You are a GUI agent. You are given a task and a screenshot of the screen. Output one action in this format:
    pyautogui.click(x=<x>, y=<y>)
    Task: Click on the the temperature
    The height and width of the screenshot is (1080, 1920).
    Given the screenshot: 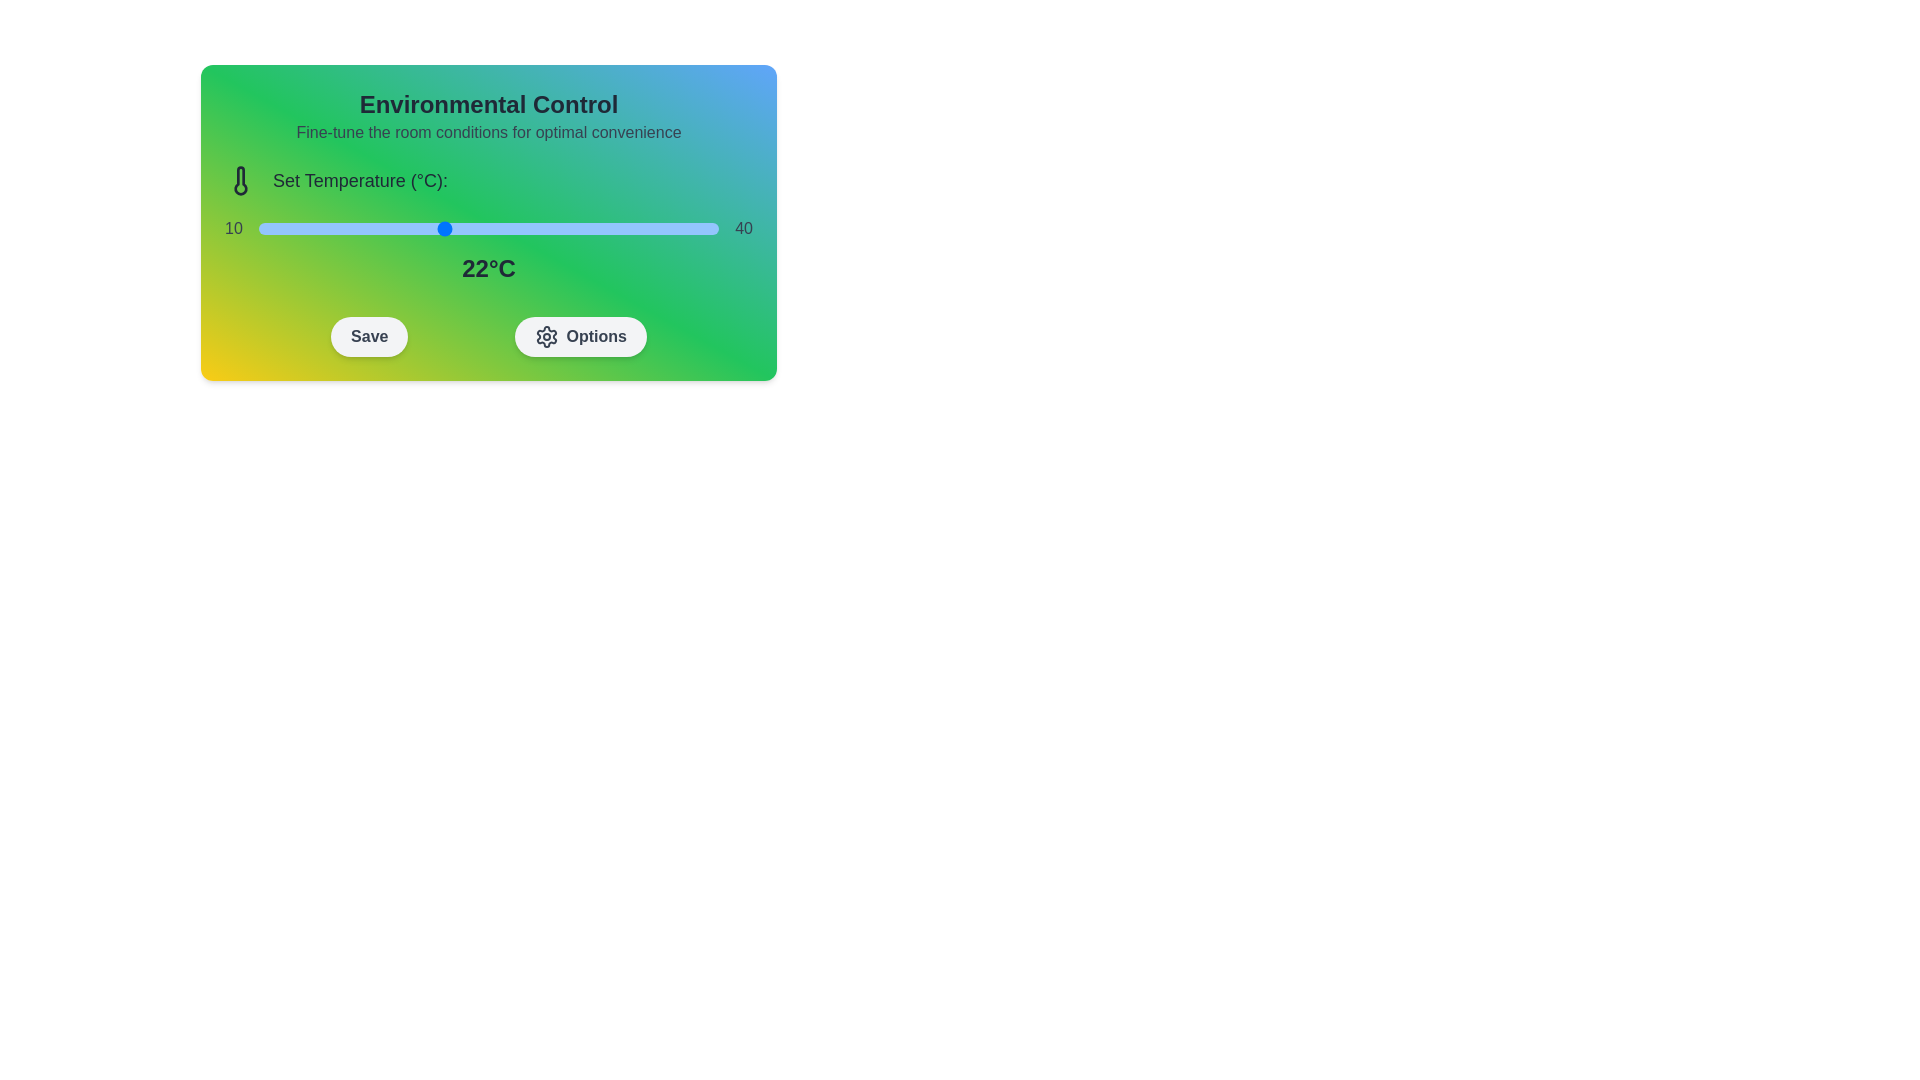 What is the action you would take?
    pyautogui.click(x=320, y=227)
    